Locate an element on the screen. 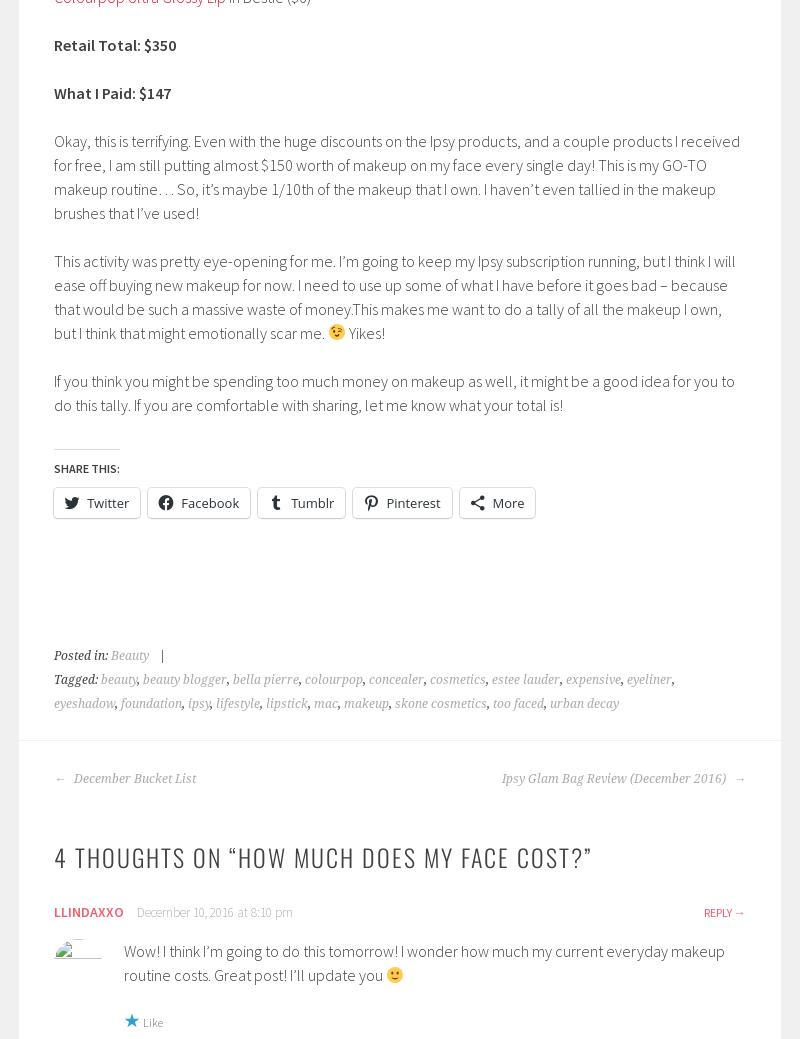 Image resolution: width=800 pixels, height=1039 pixels. 'Tumblr' is located at coordinates (311, 501).